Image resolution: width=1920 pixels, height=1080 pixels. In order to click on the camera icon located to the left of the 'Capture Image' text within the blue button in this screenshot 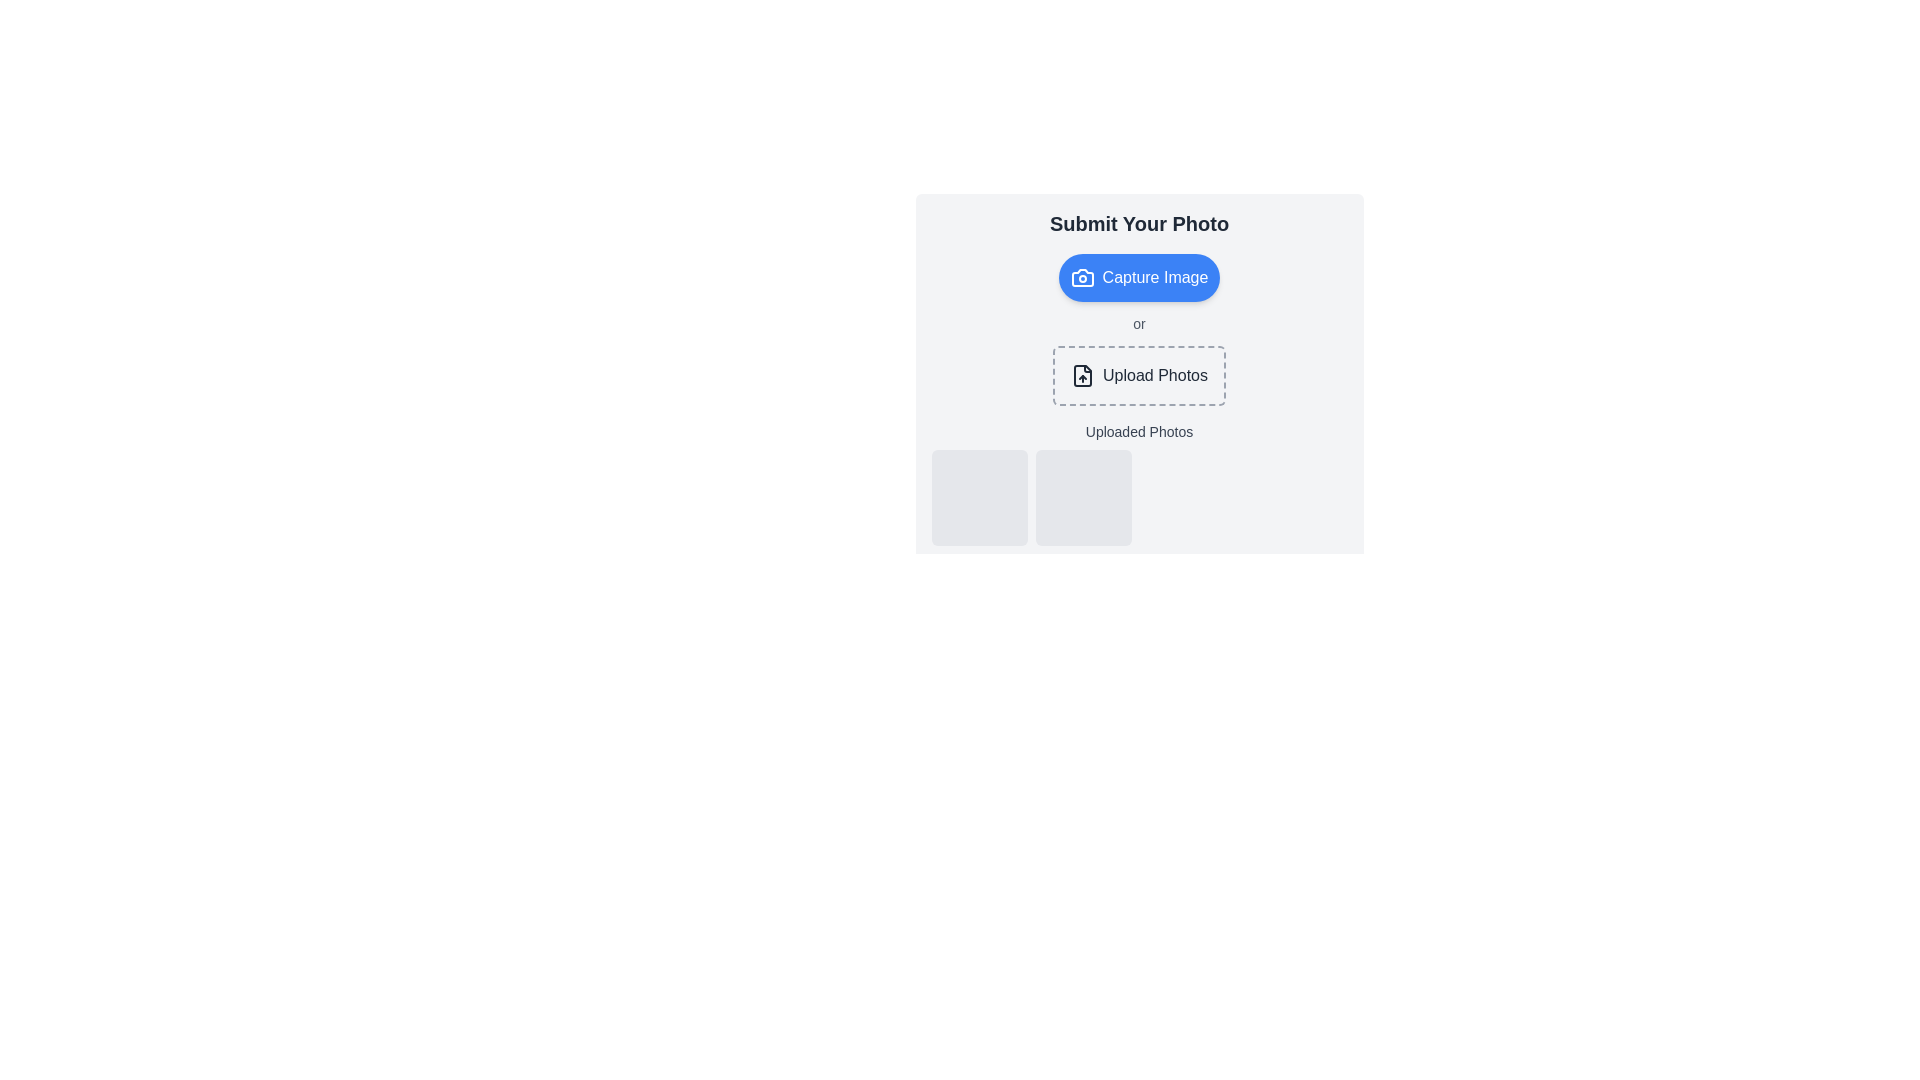, I will do `click(1081, 277)`.